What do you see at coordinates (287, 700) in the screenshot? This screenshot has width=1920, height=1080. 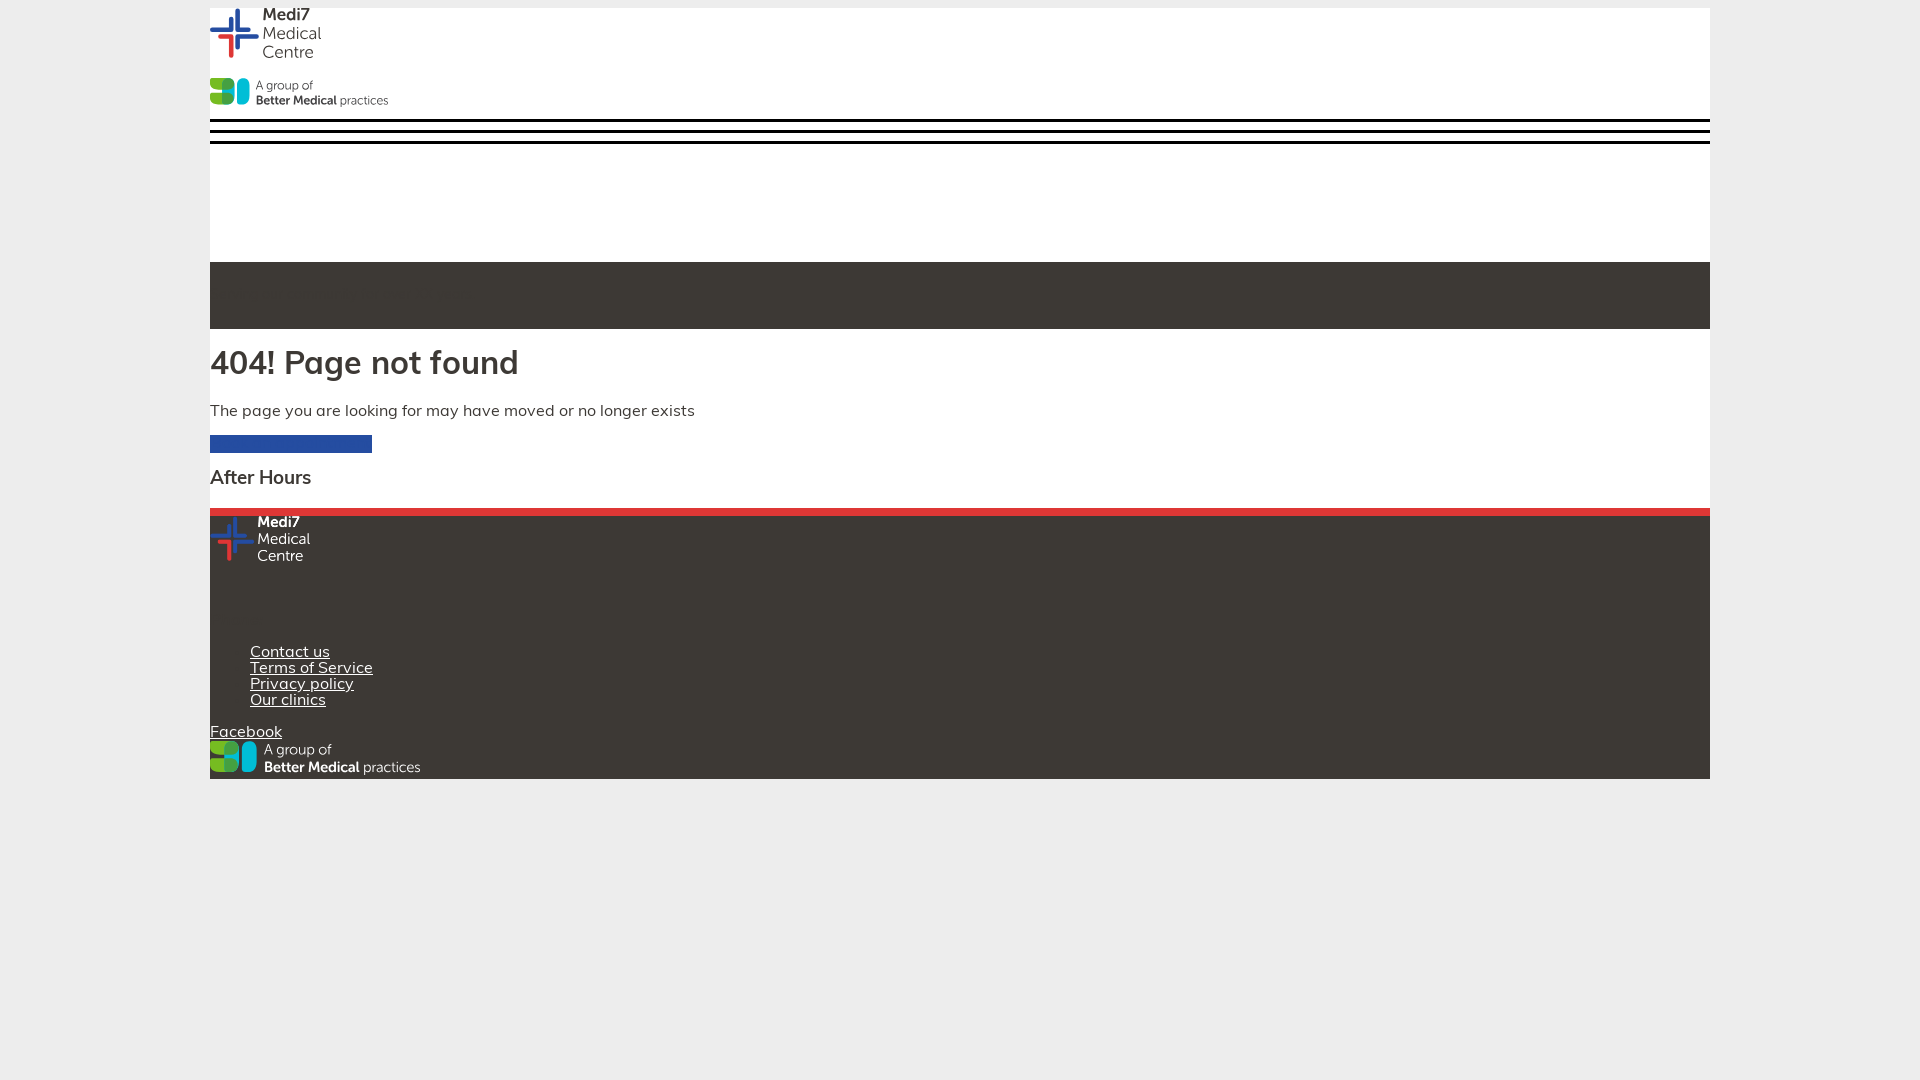 I see `'Our clinics'` at bounding box center [287, 700].